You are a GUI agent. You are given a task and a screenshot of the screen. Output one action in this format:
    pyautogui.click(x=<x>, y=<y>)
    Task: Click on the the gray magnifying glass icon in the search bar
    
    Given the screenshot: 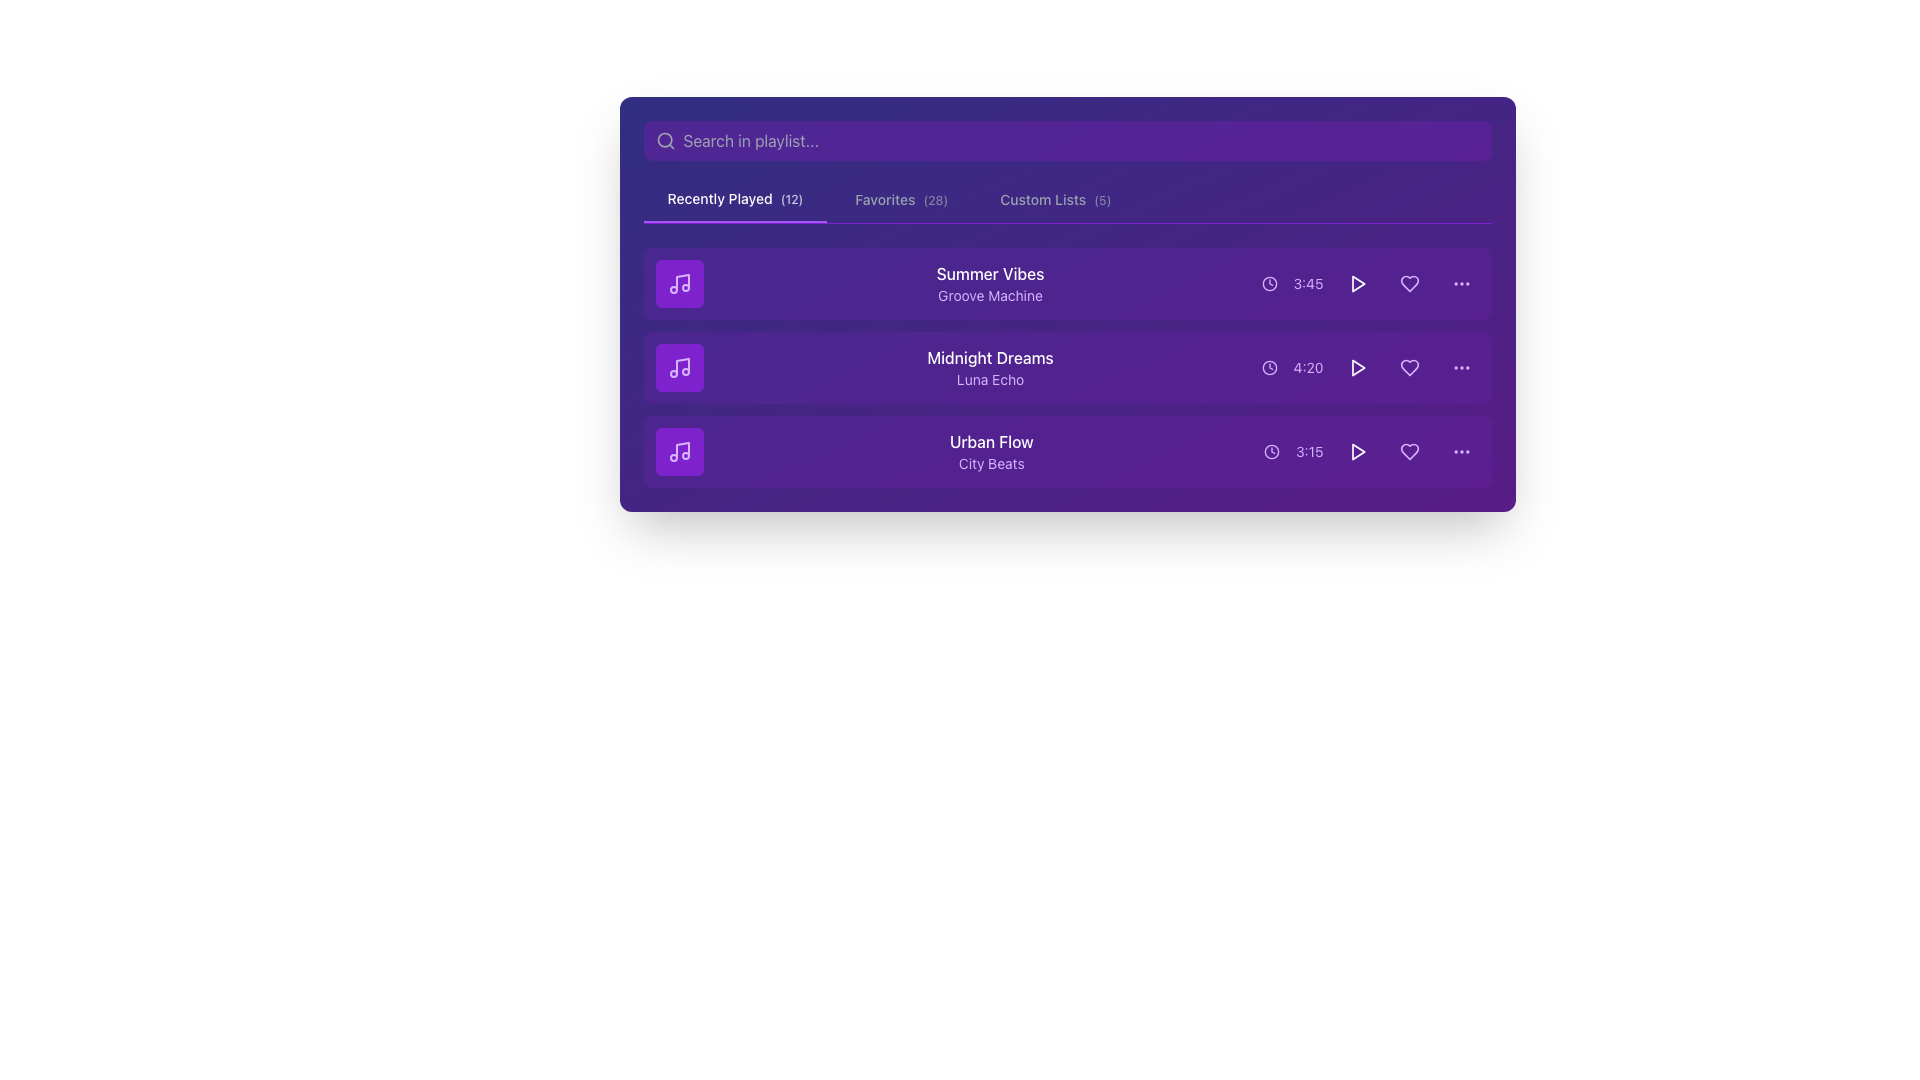 What is the action you would take?
    pyautogui.click(x=665, y=140)
    